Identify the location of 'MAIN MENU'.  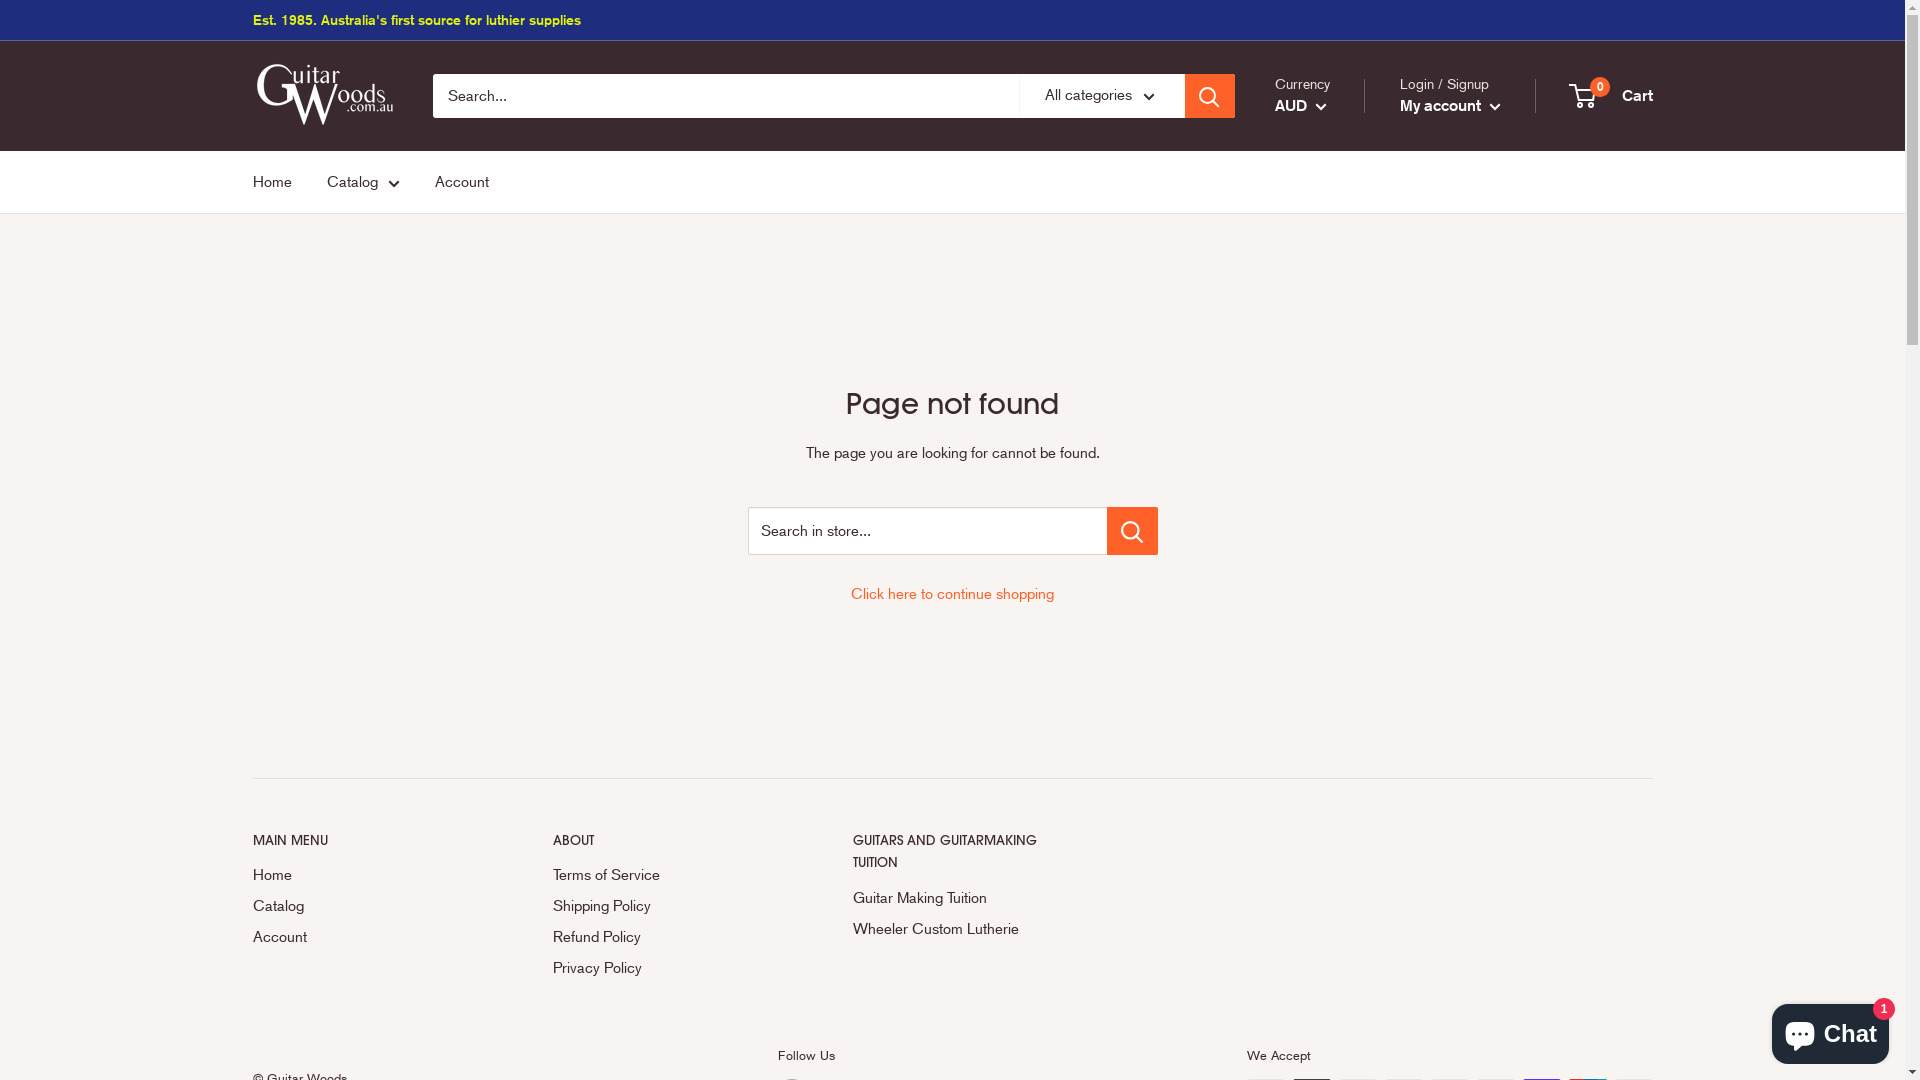
(366, 840).